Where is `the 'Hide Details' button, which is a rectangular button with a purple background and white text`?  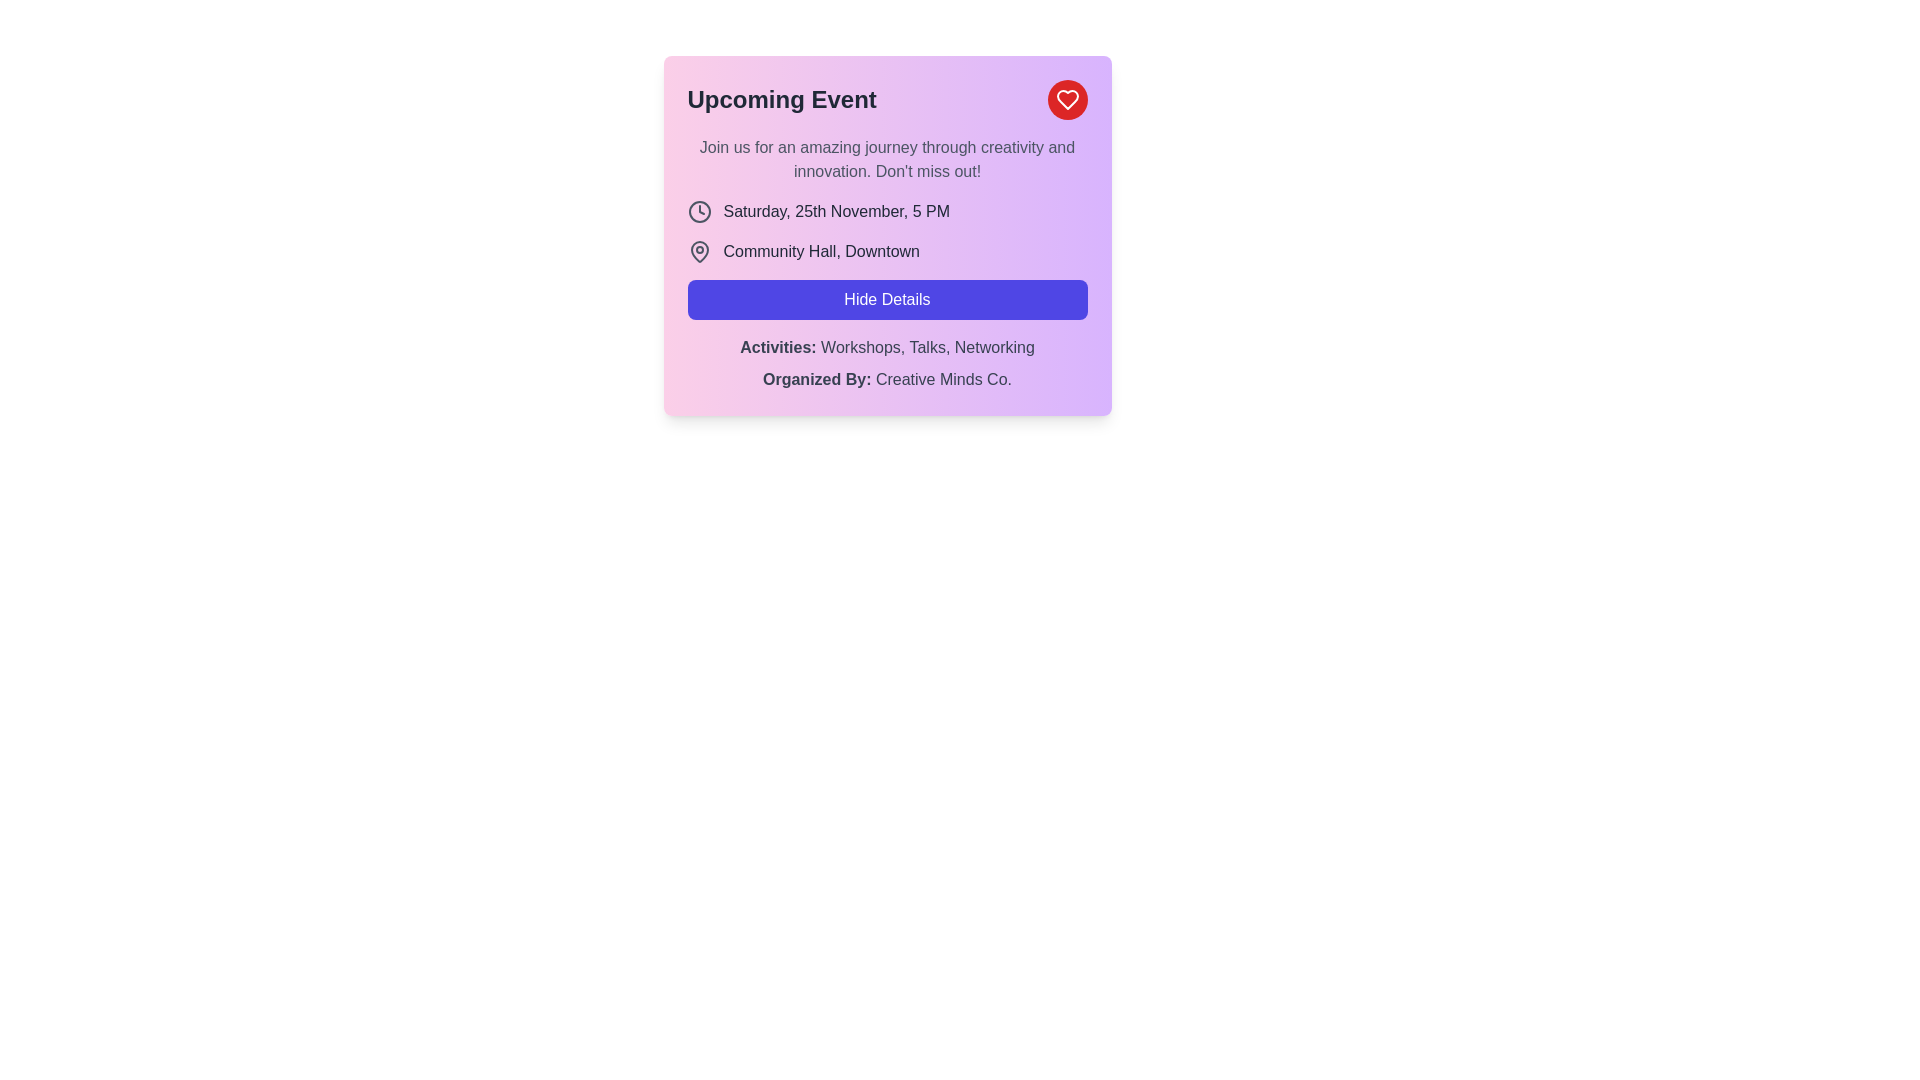
the 'Hide Details' button, which is a rectangular button with a purple background and white text is located at coordinates (886, 300).